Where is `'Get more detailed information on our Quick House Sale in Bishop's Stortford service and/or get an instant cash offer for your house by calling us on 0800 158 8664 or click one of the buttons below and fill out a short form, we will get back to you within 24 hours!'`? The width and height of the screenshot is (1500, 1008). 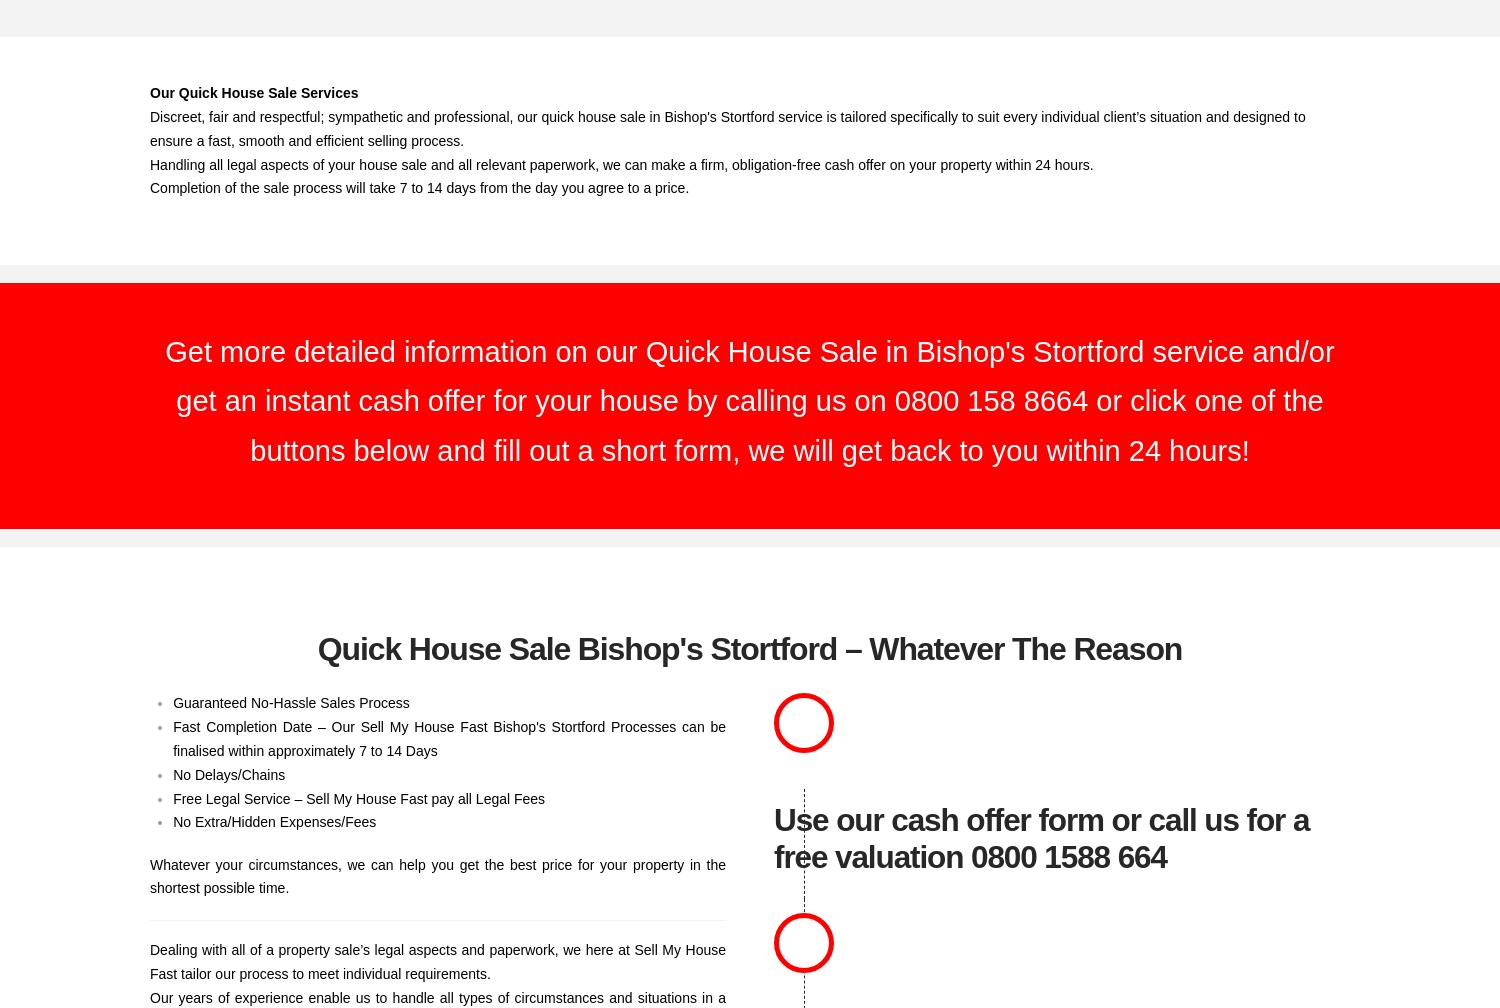
'Get more detailed information on our Quick House Sale in Bishop's Stortford service and/or get an instant cash offer for your house by calling us on 0800 158 8664 or click one of the buttons below and fill out a short form, we will get back to you within 24 hours!' is located at coordinates (748, 400).